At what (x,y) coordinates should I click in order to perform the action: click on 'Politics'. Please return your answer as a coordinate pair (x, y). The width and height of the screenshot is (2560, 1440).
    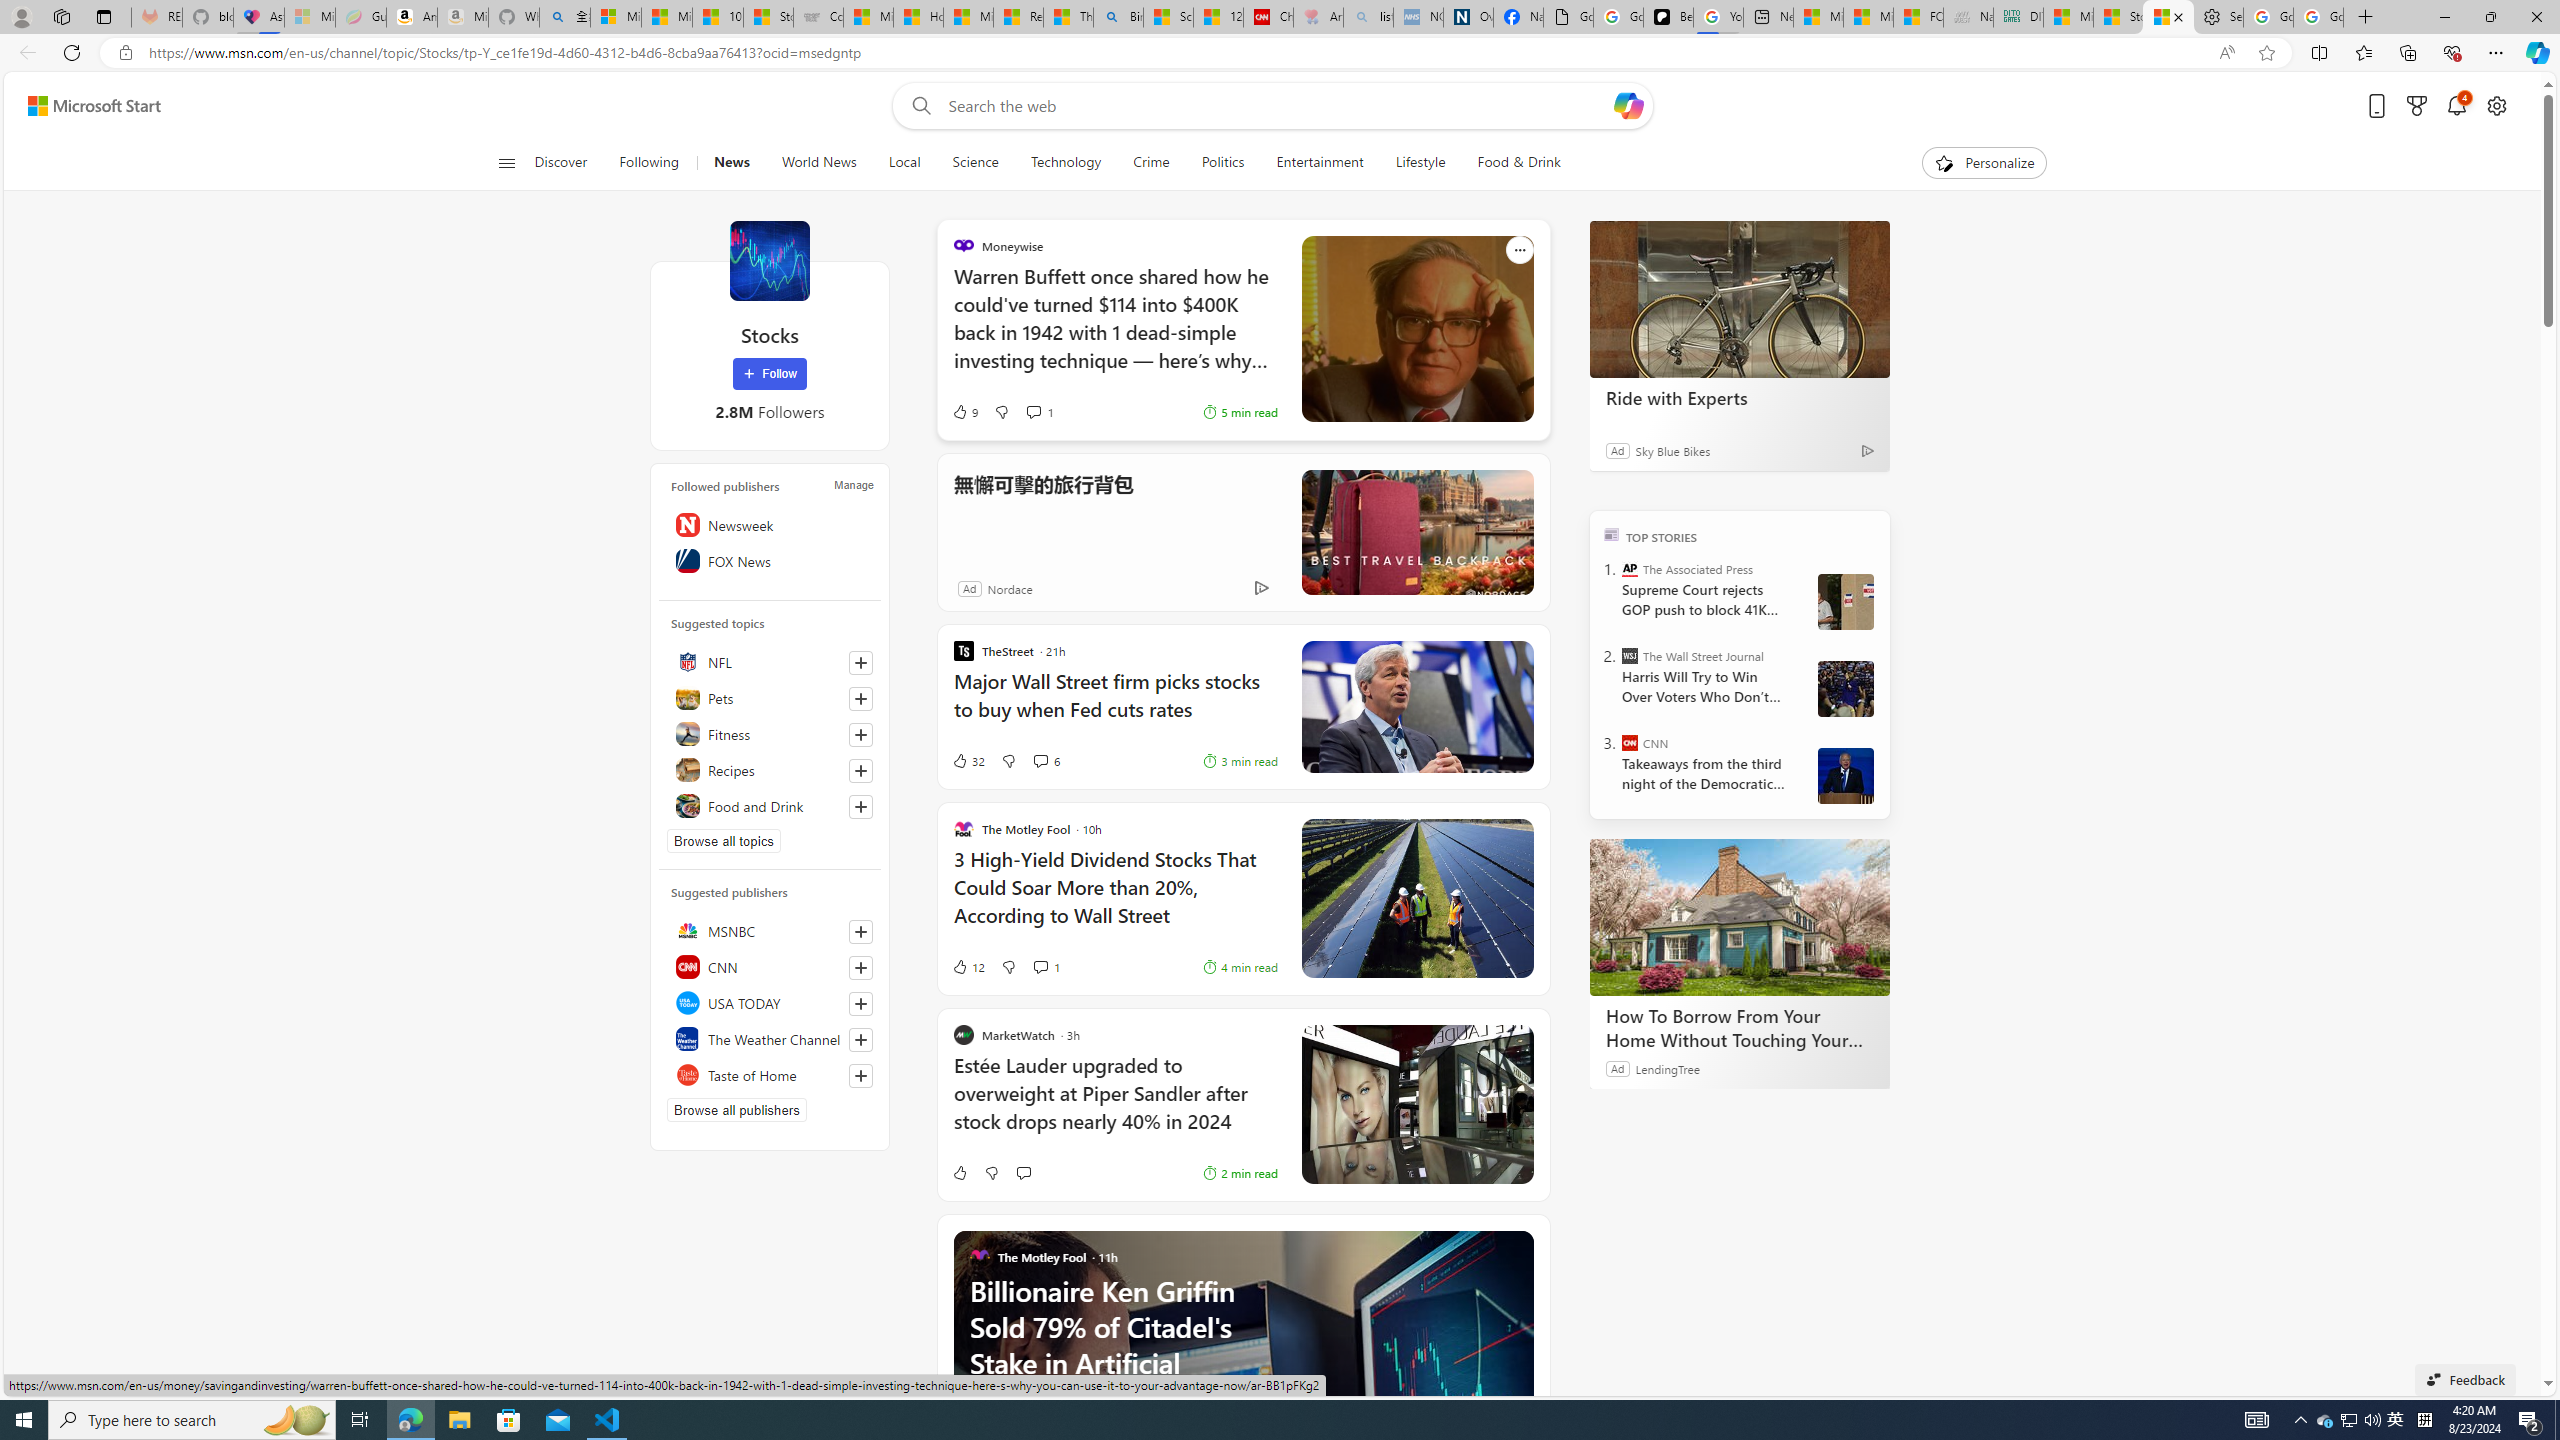
    Looking at the image, I should click on (1222, 162).